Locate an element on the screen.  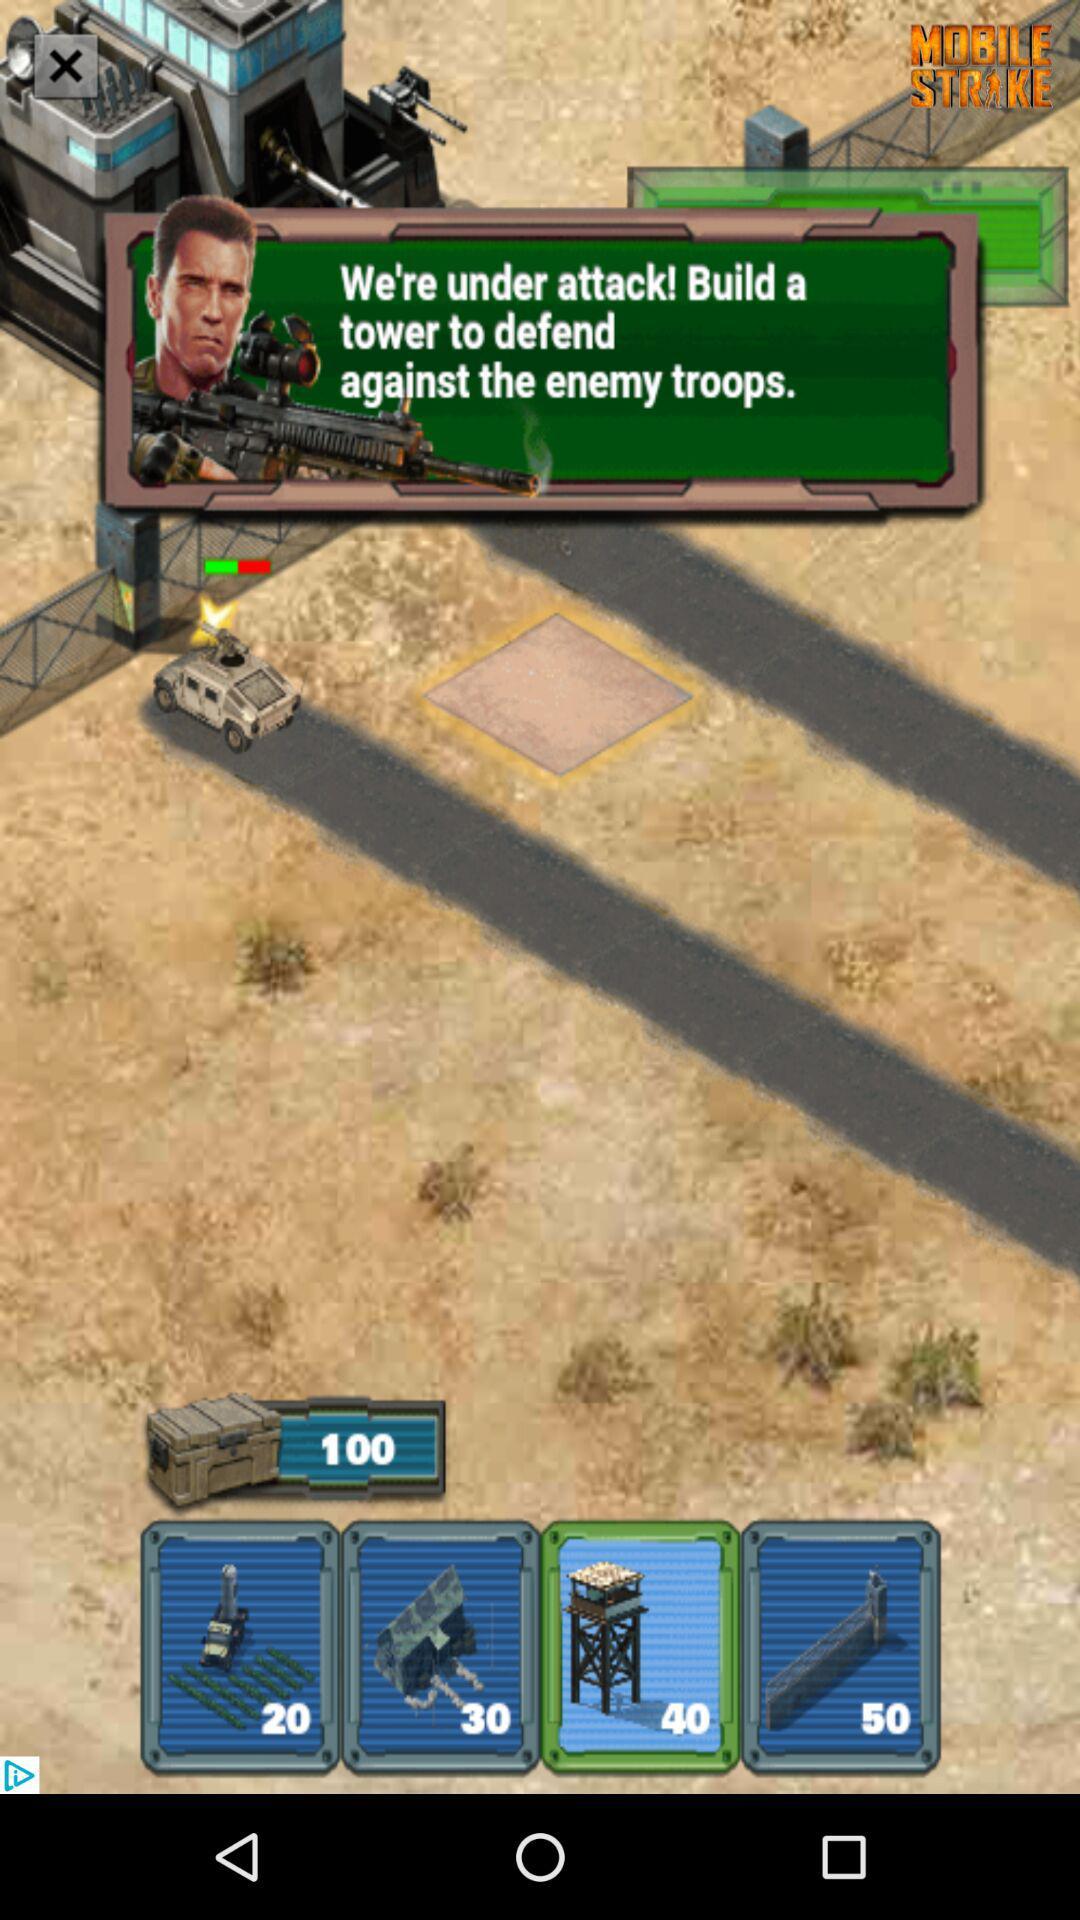
the close icon is located at coordinates (91, 97).